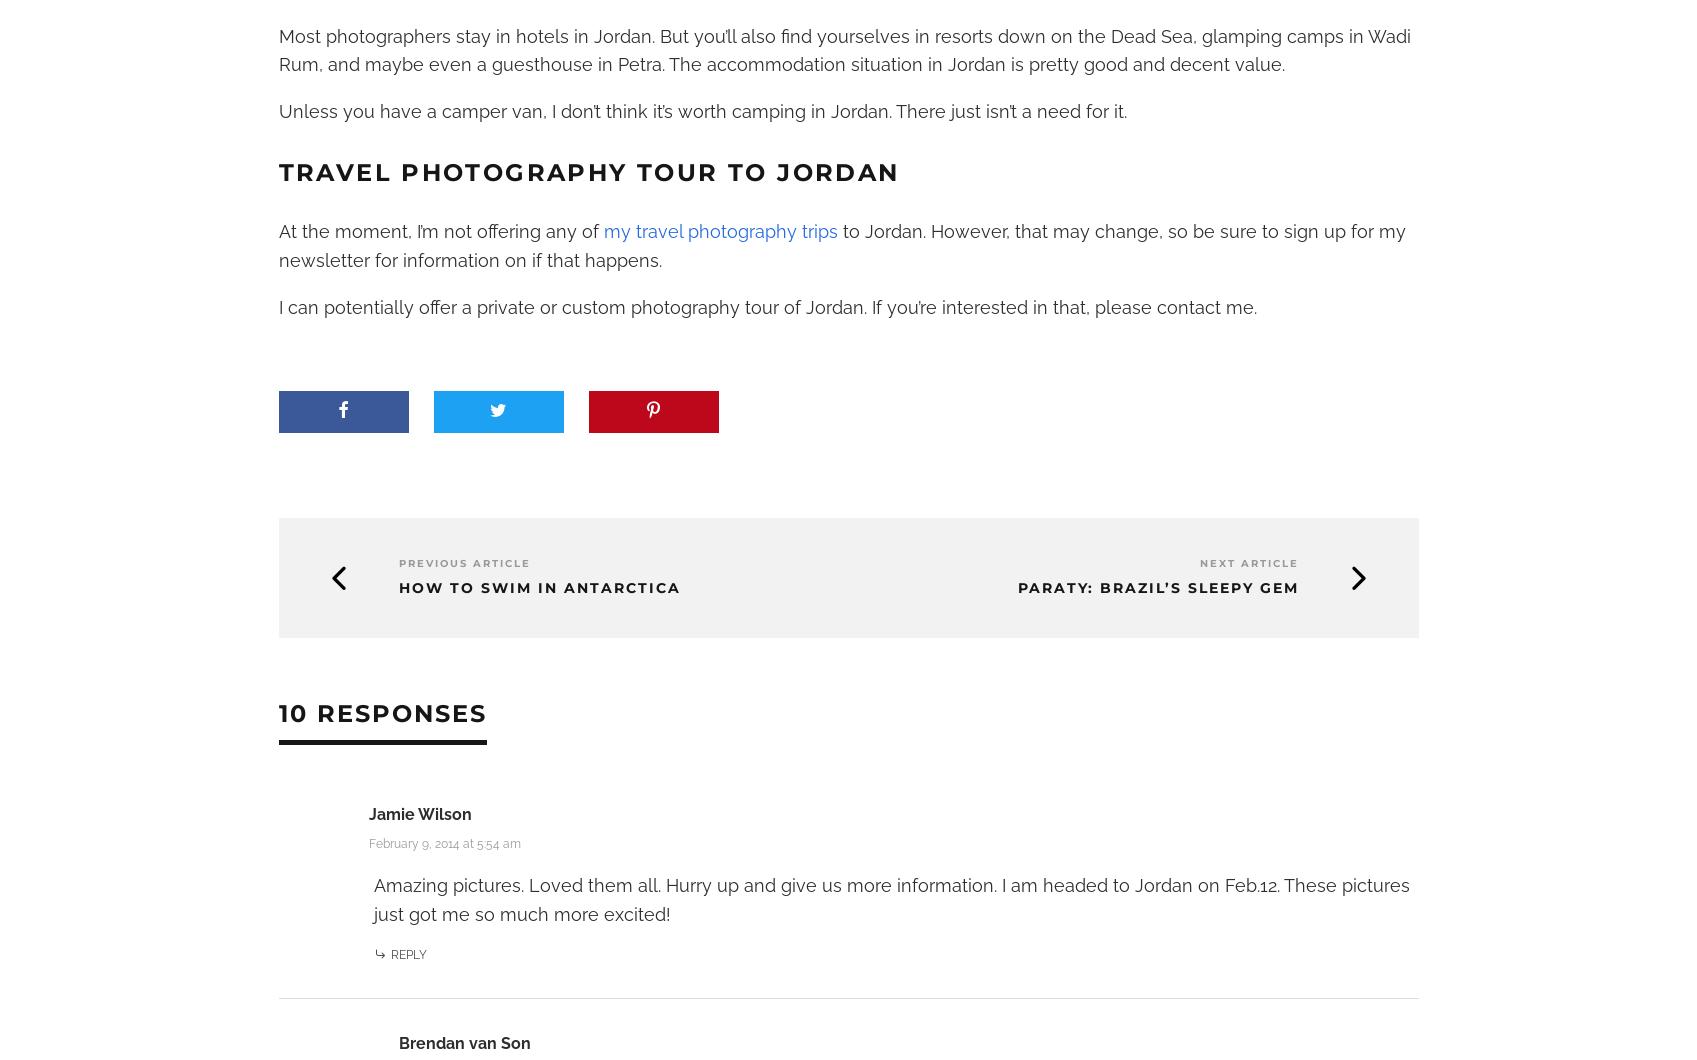 The image size is (1697, 1060). What do you see at coordinates (1157, 587) in the screenshot?
I see `'Paraty: Brazil’s Sleepy Gem'` at bounding box center [1157, 587].